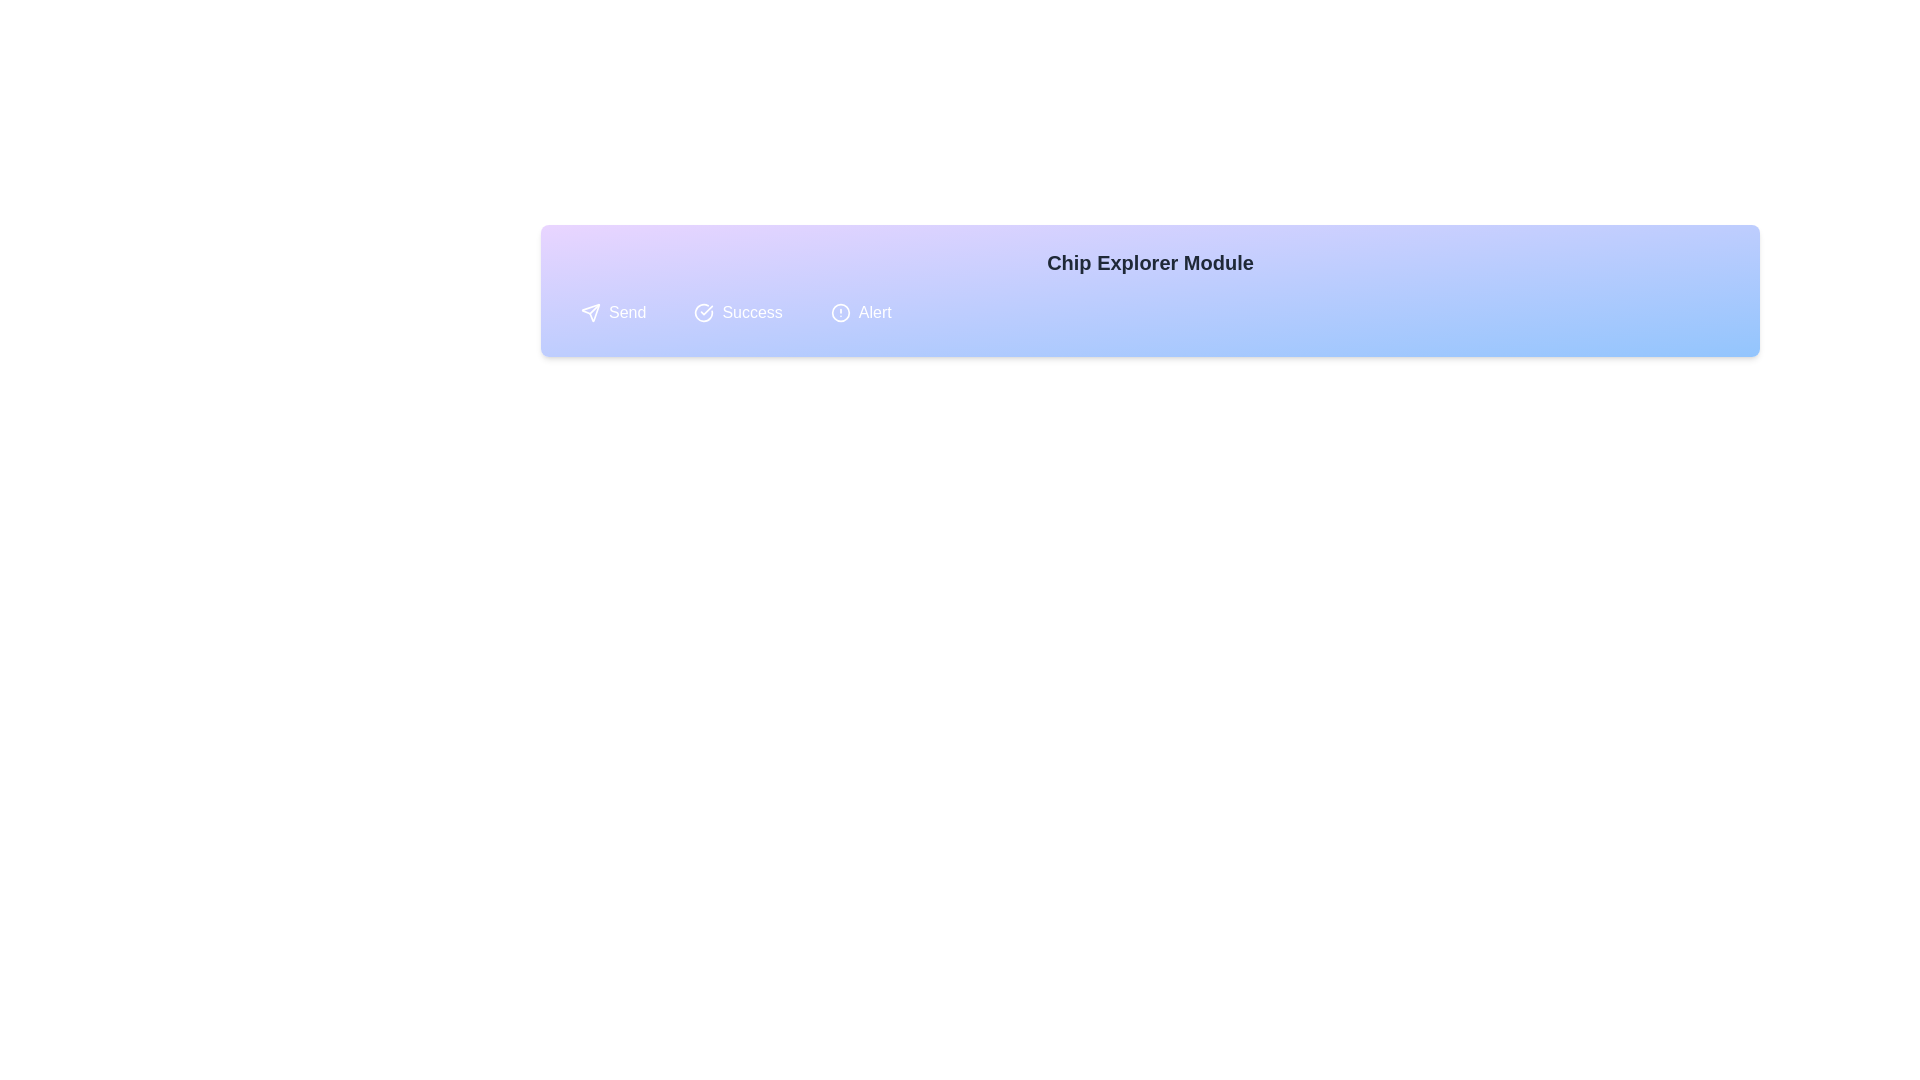 The image size is (1920, 1080). What do you see at coordinates (612, 312) in the screenshot?
I see `the chip labeled 'Send' to select it` at bounding box center [612, 312].